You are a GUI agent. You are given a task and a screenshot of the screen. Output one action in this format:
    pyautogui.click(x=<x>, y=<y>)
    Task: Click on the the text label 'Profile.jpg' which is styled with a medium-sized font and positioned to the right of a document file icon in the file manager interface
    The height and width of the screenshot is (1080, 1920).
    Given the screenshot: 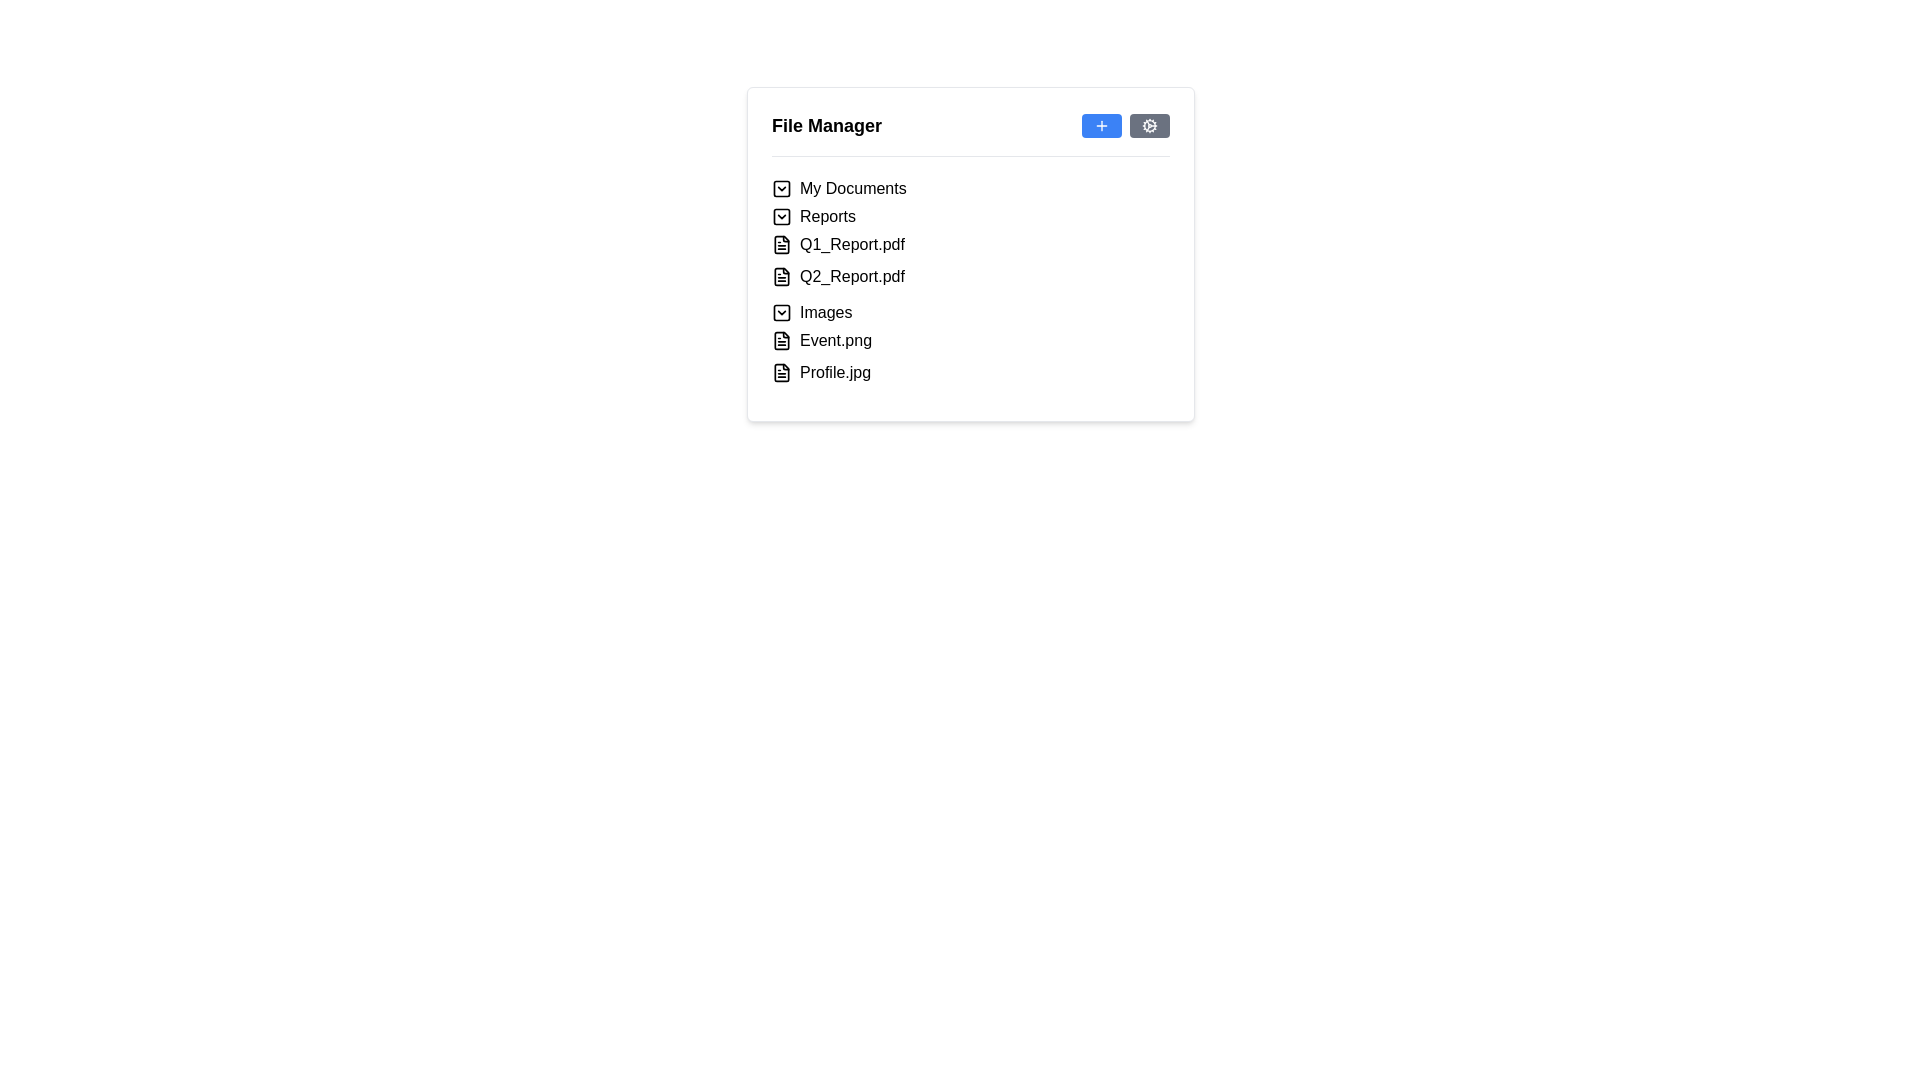 What is the action you would take?
    pyautogui.click(x=835, y=373)
    